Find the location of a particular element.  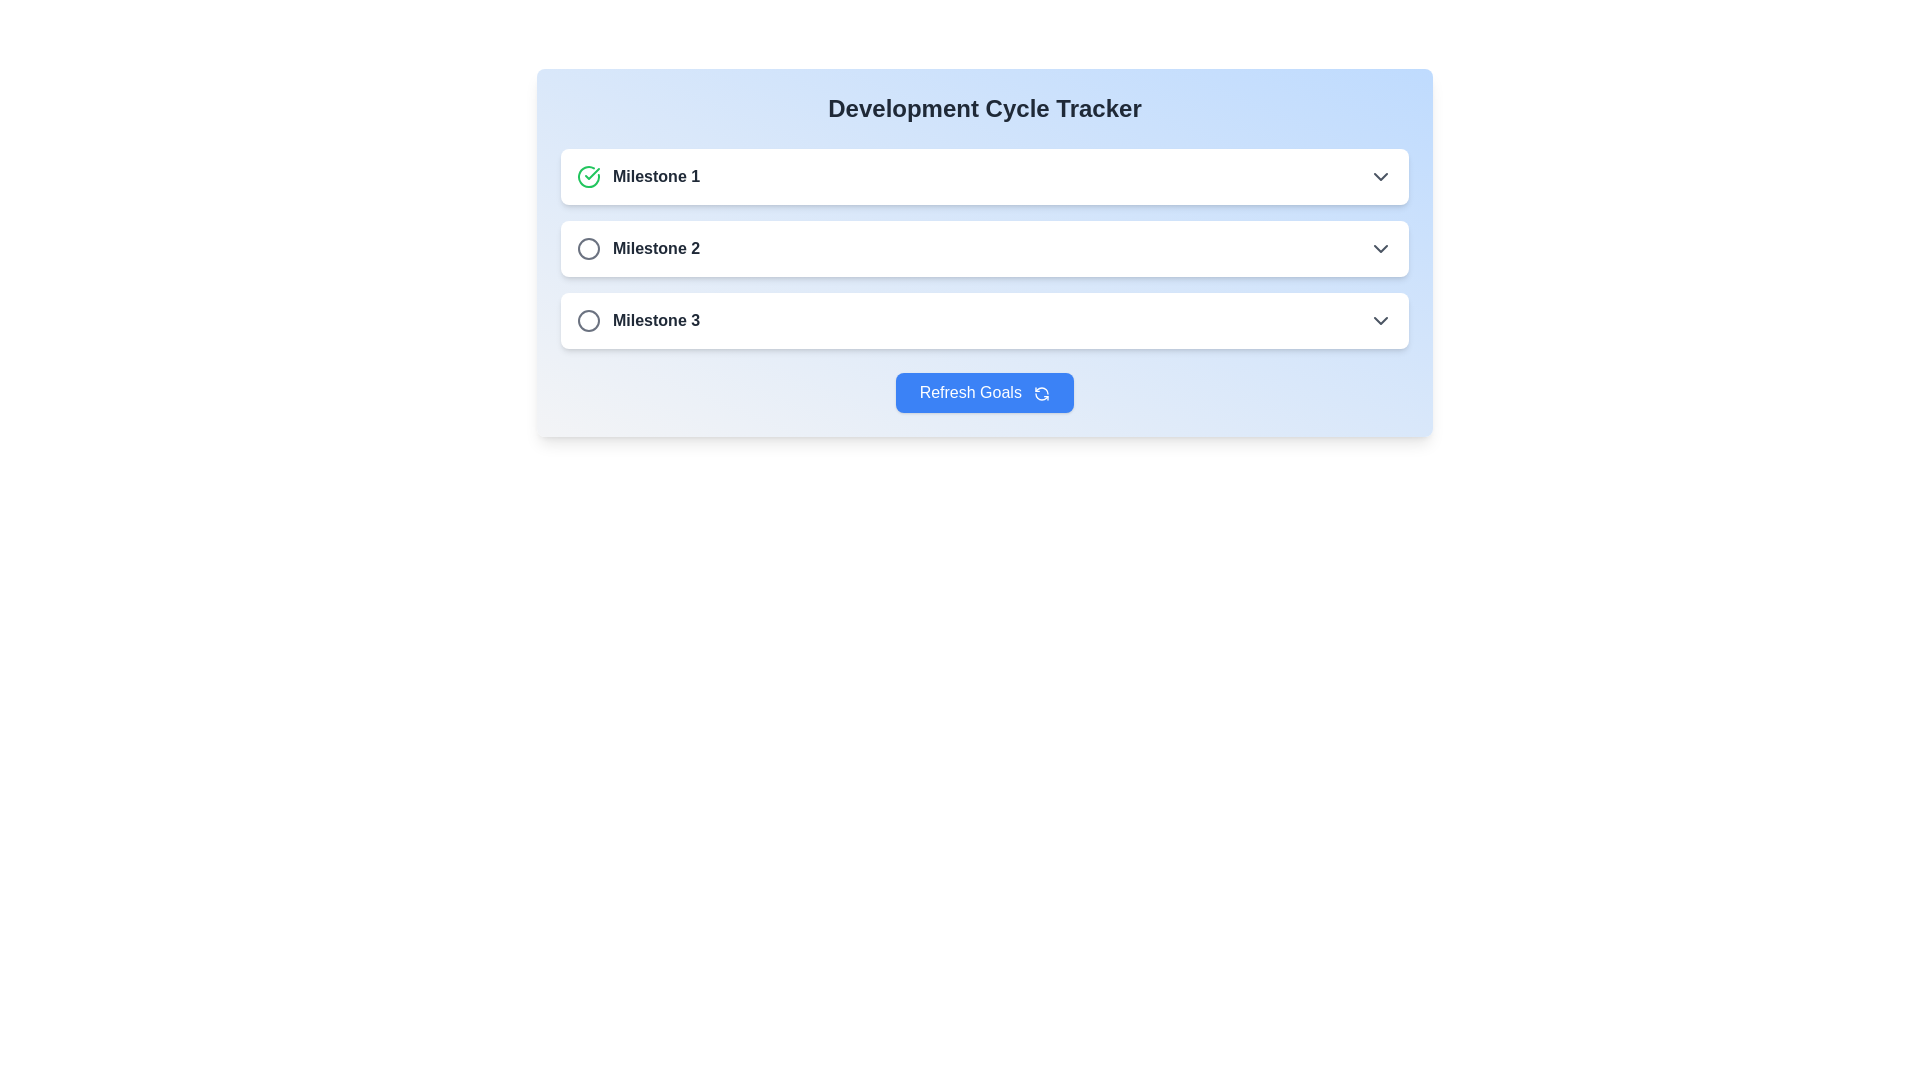

the dropdown indicator icon located in the rightmost section of the 'Milestone 2' row to receive additional visual feedback is located at coordinates (1380, 248).